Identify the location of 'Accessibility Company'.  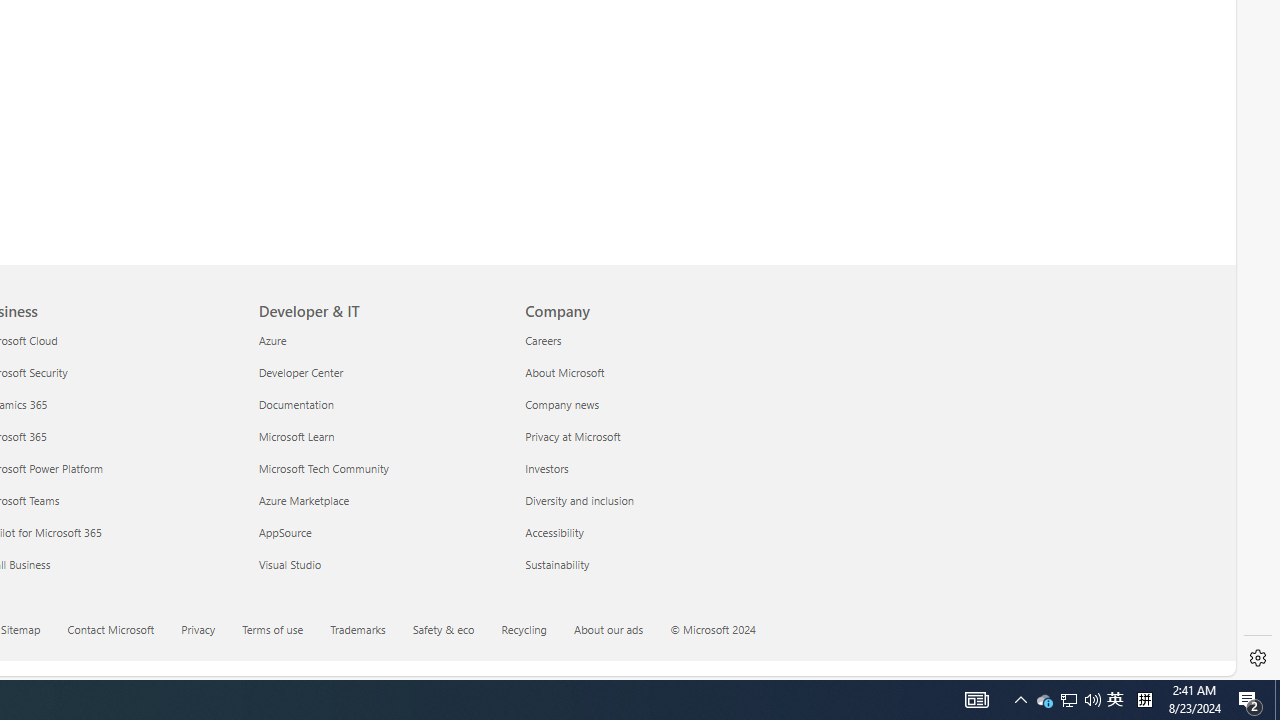
(554, 531).